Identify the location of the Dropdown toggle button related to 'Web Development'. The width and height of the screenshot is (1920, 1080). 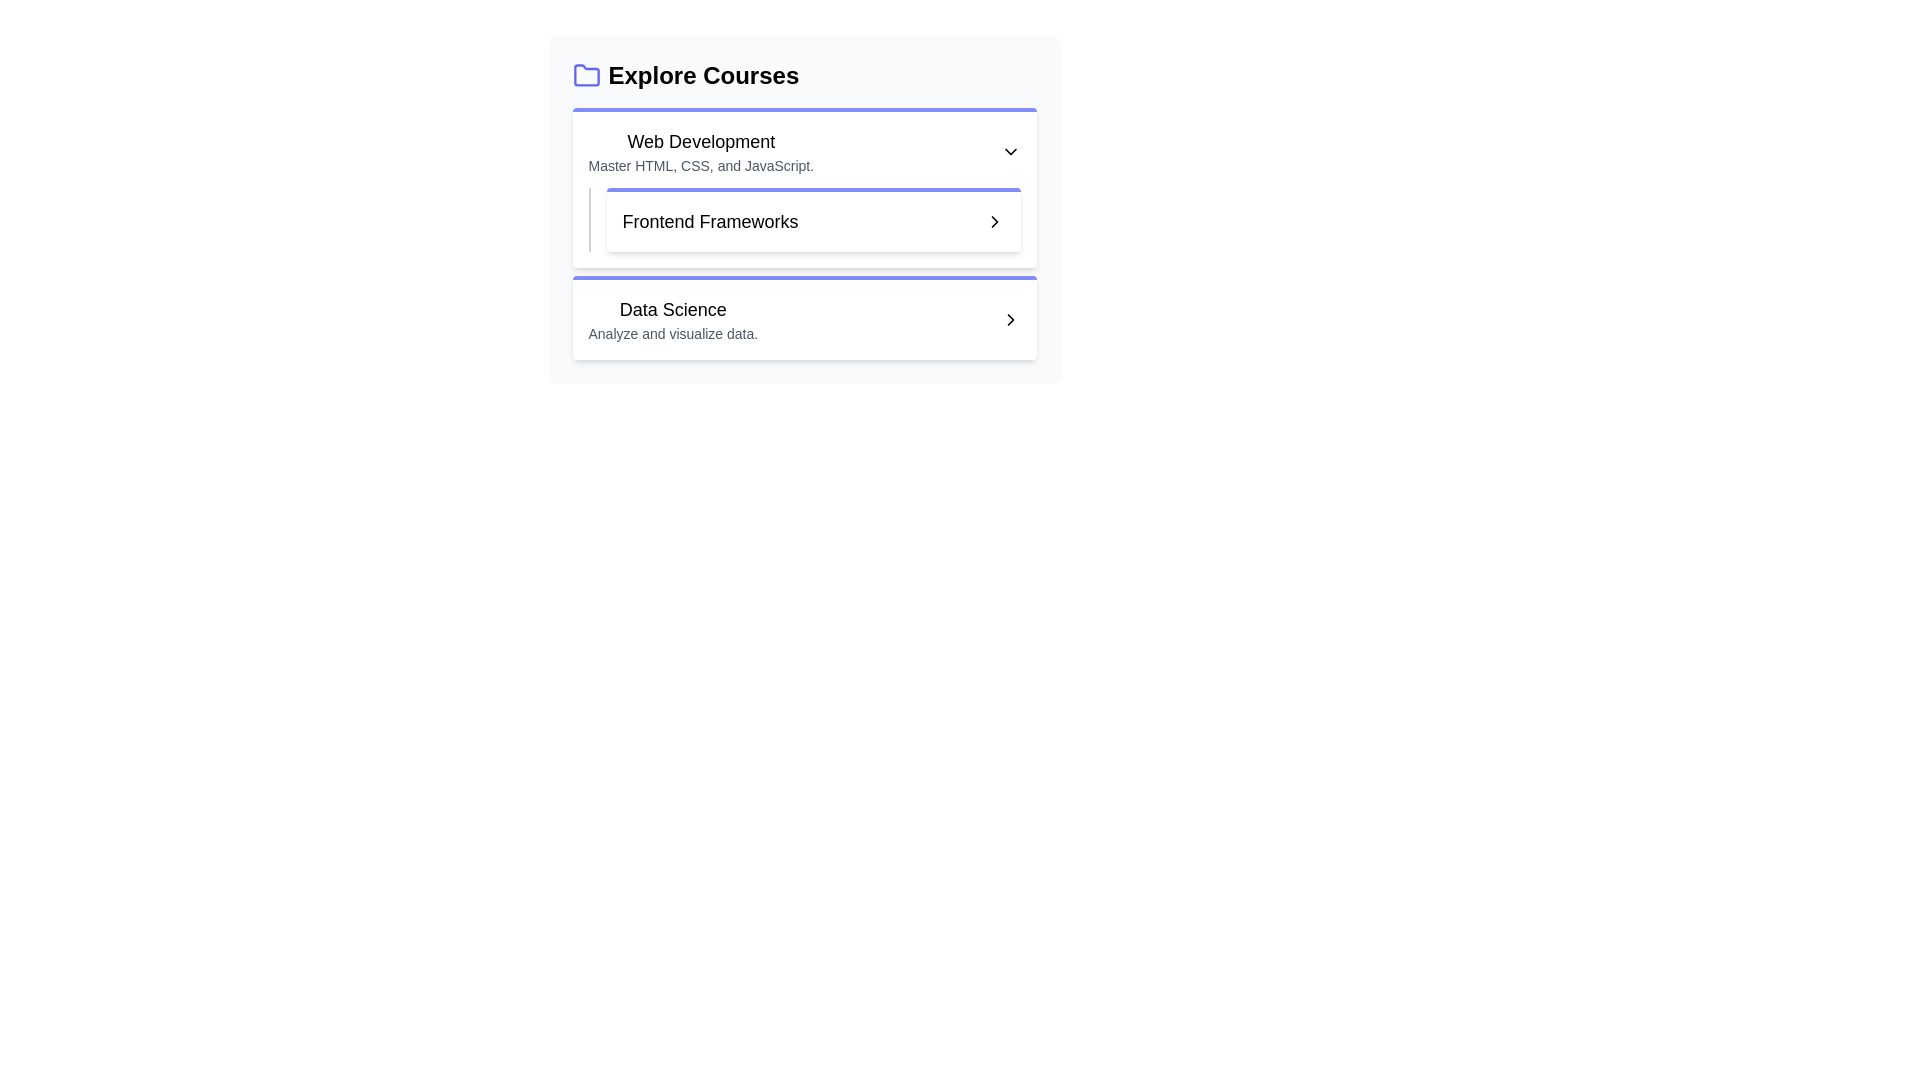
(804, 150).